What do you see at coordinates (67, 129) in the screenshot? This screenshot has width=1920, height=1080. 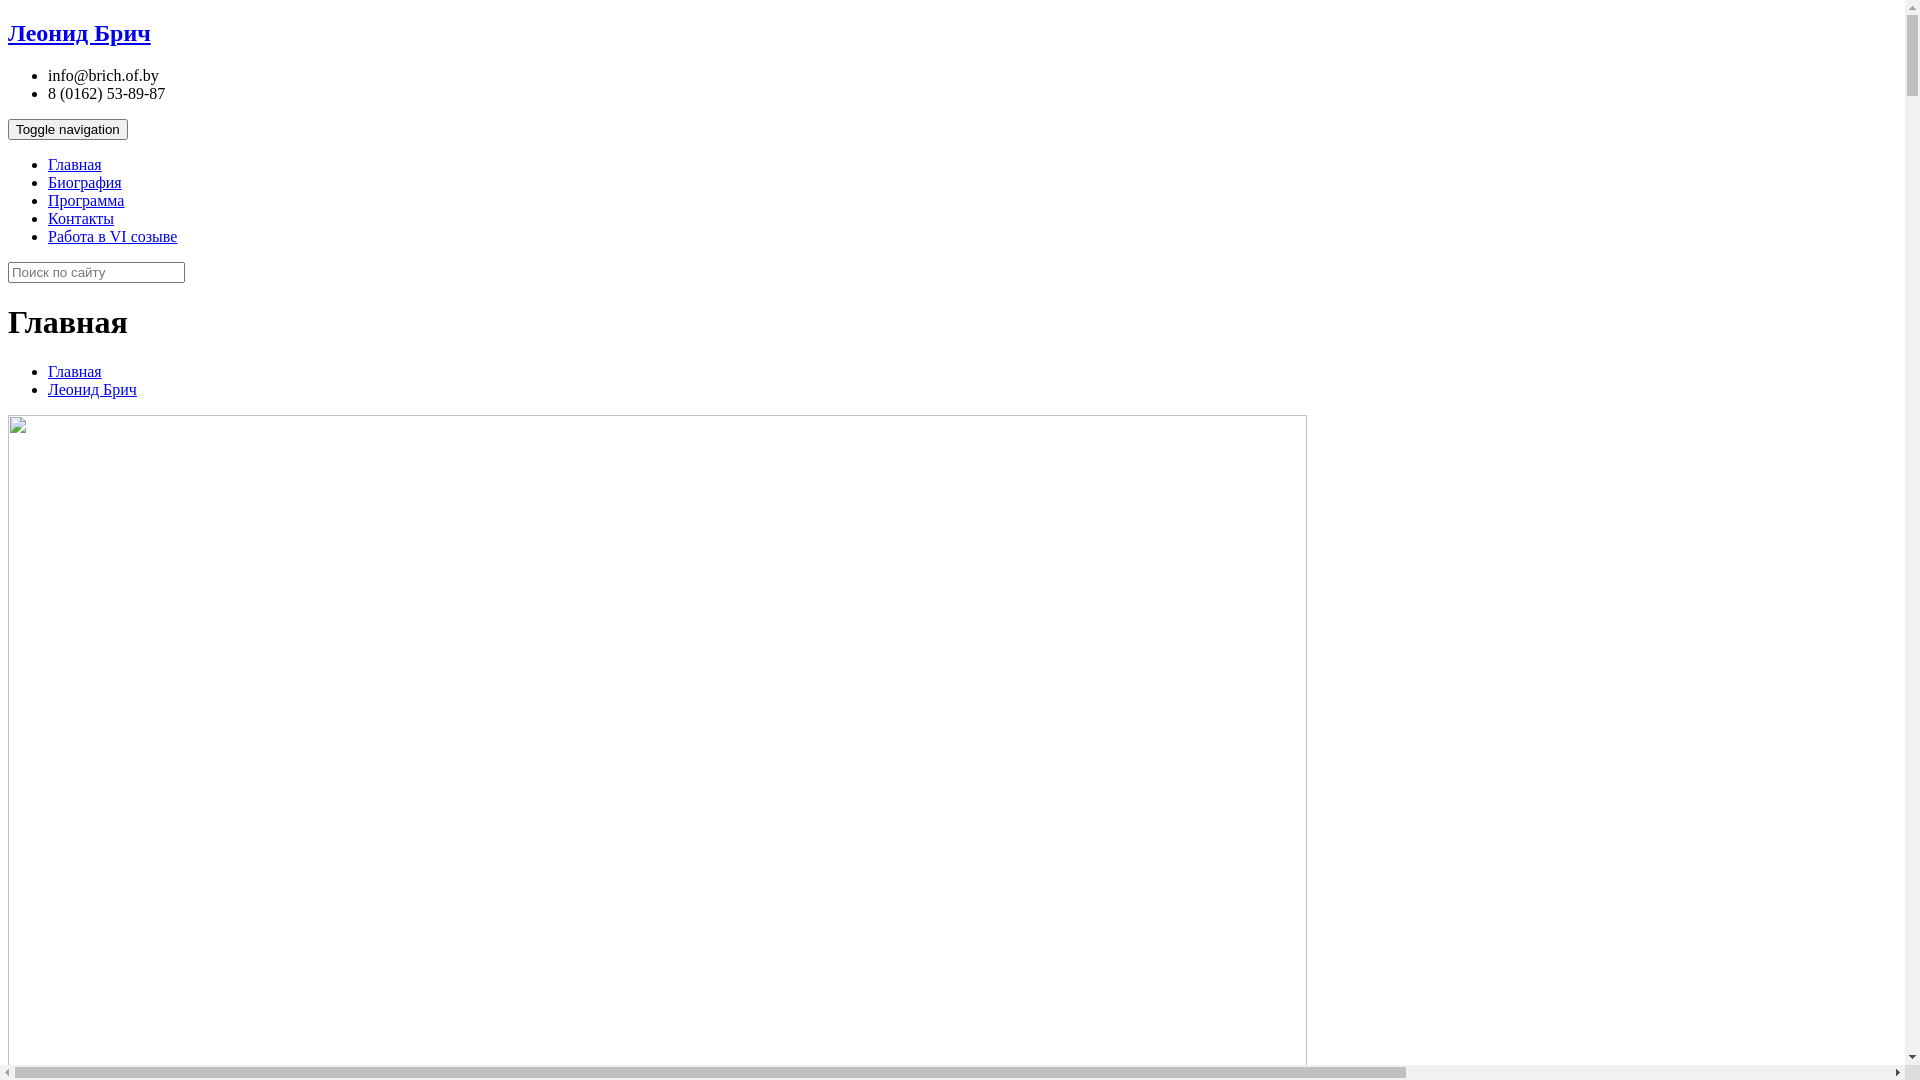 I see `'Toggle navigation'` at bounding box center [67, 129].